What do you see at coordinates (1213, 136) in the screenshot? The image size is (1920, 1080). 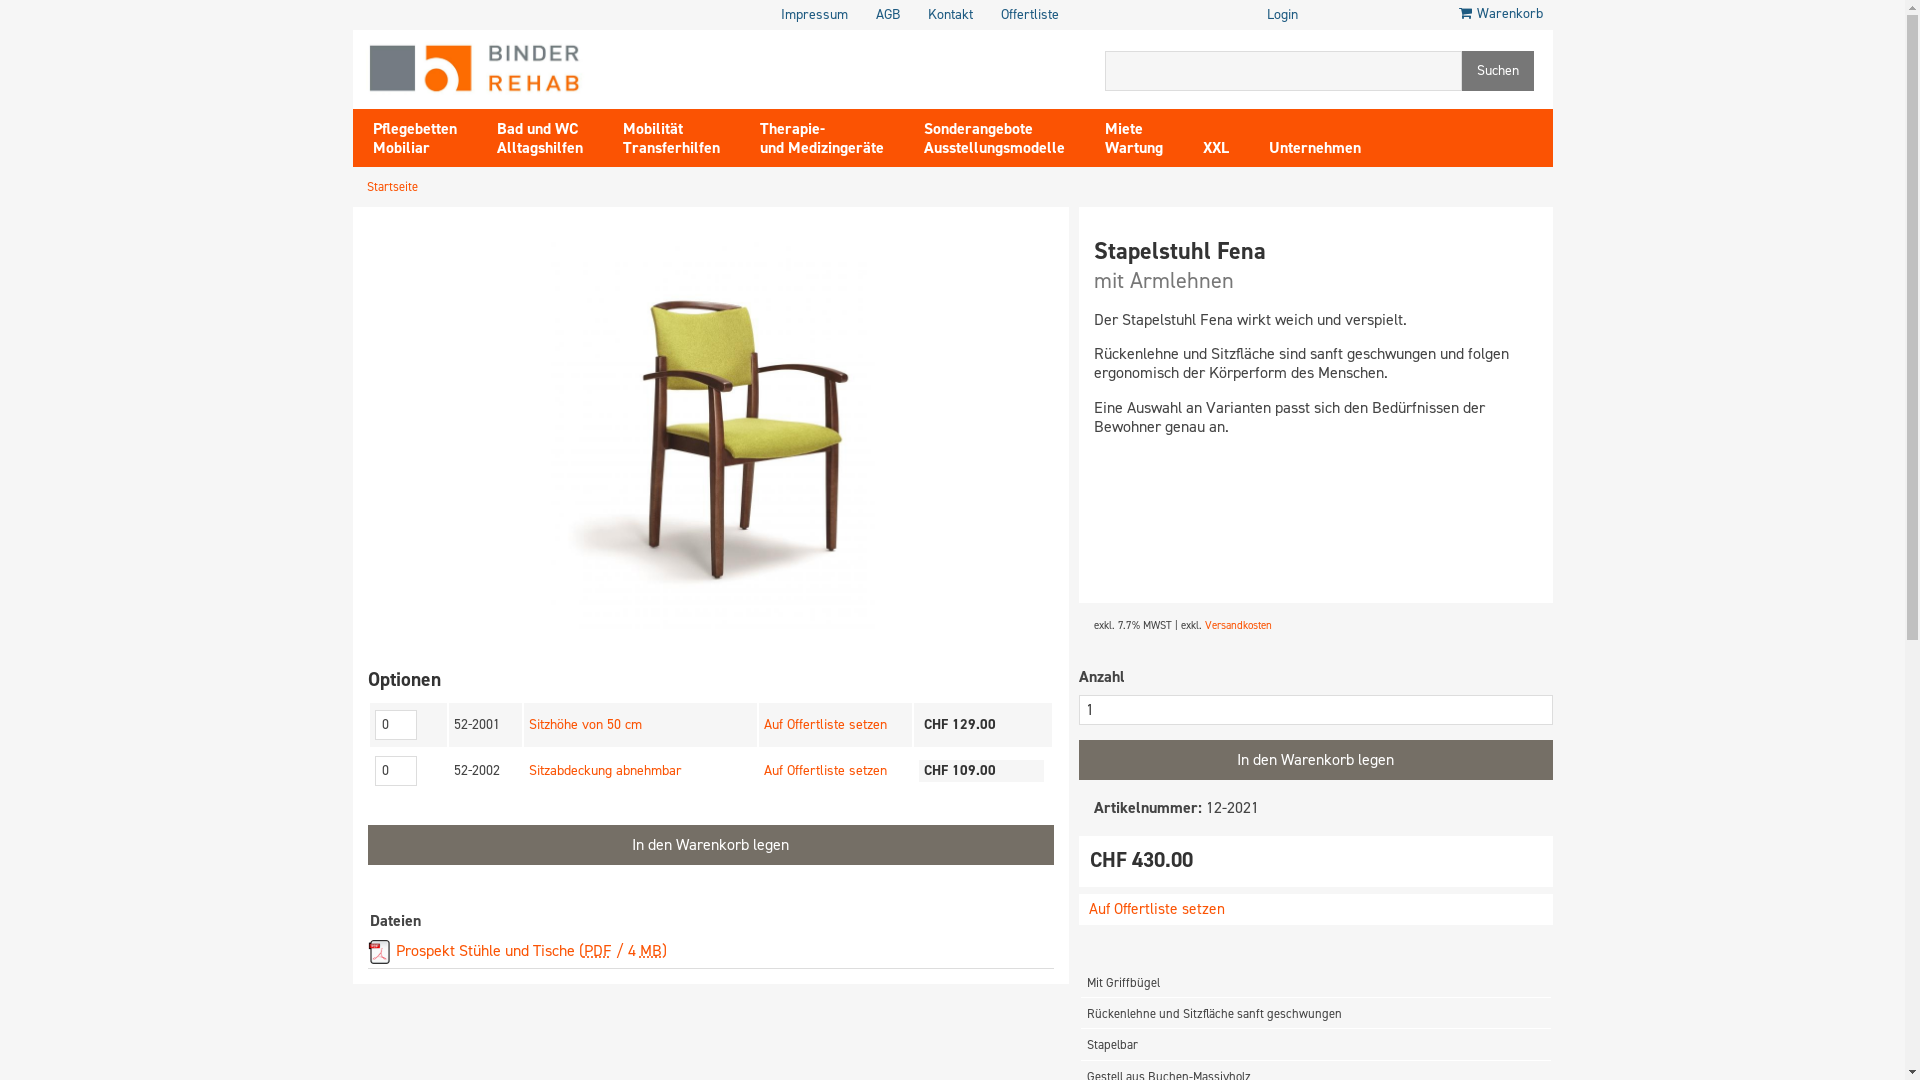 I see `'XXL'` at bounding box center [1213, 136].